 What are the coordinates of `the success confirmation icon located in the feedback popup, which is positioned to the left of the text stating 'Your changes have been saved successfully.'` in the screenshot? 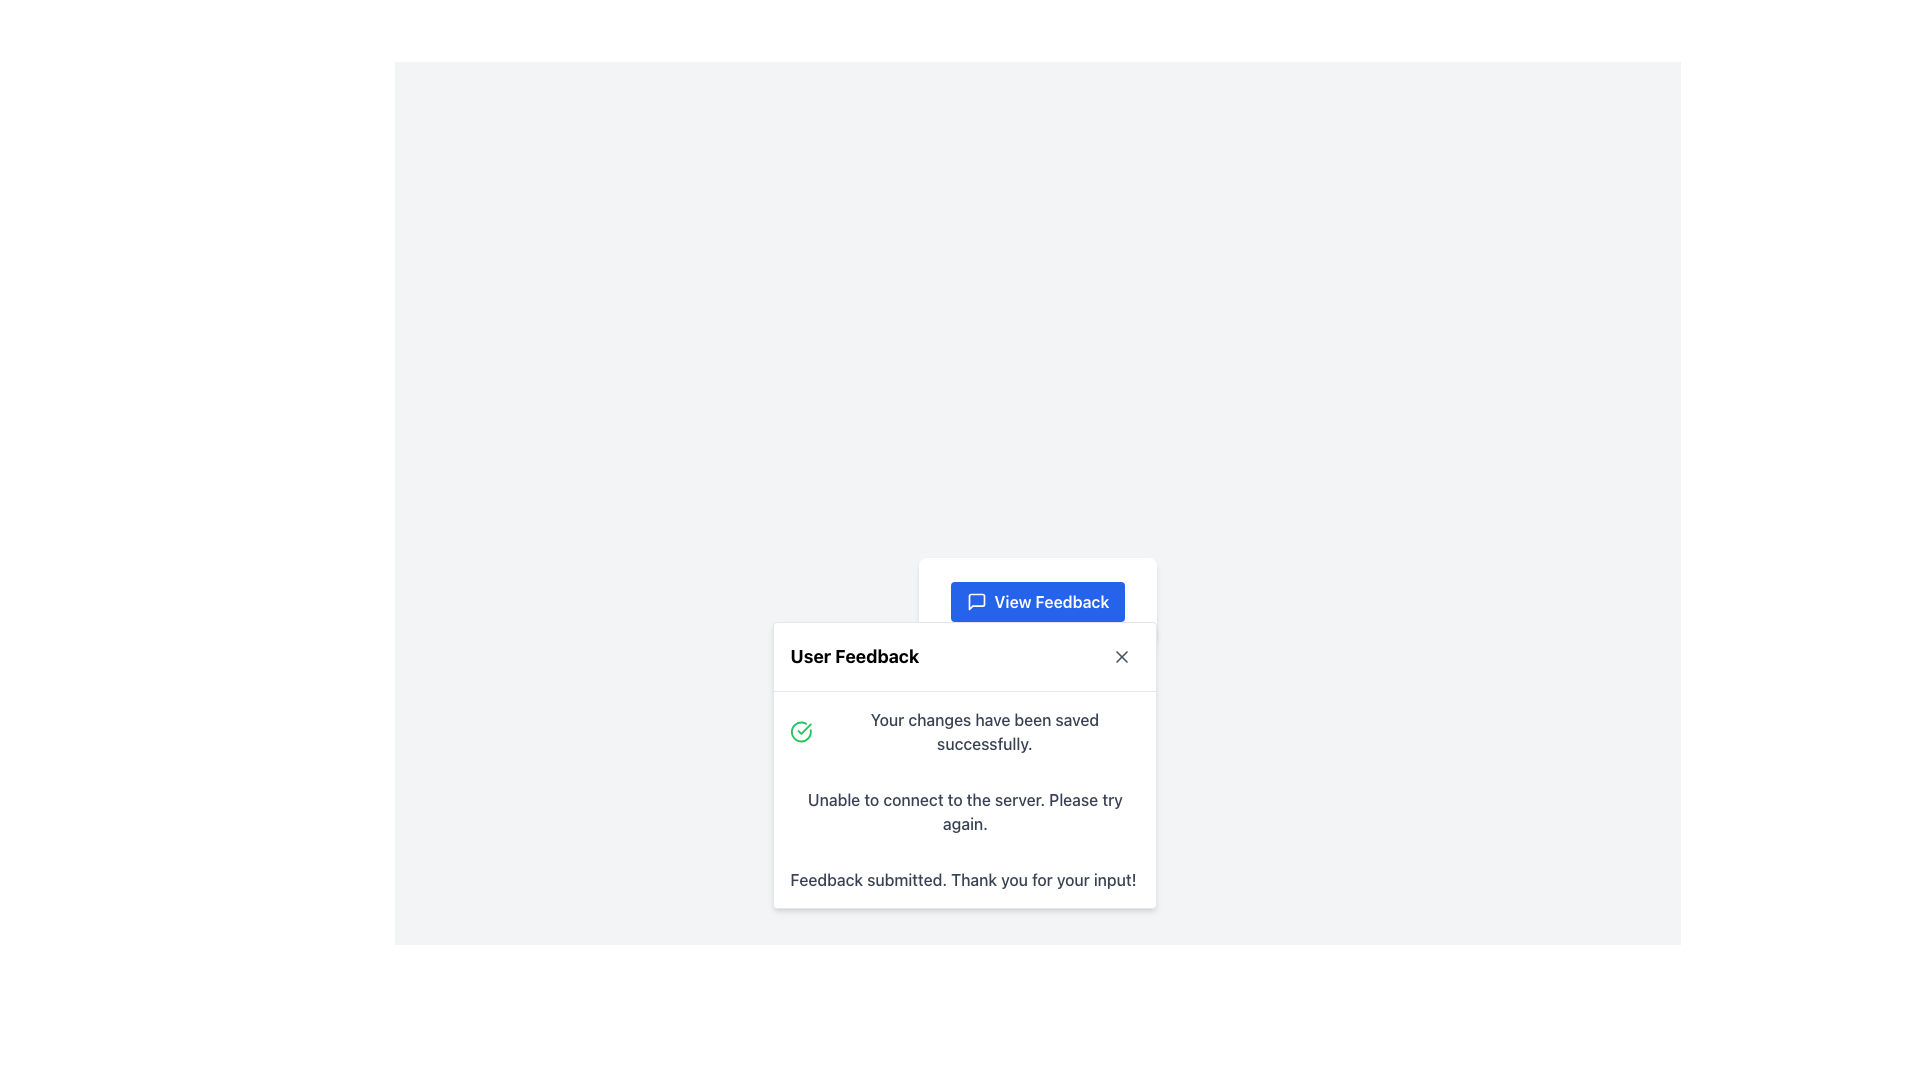 It's located at (801, 732).